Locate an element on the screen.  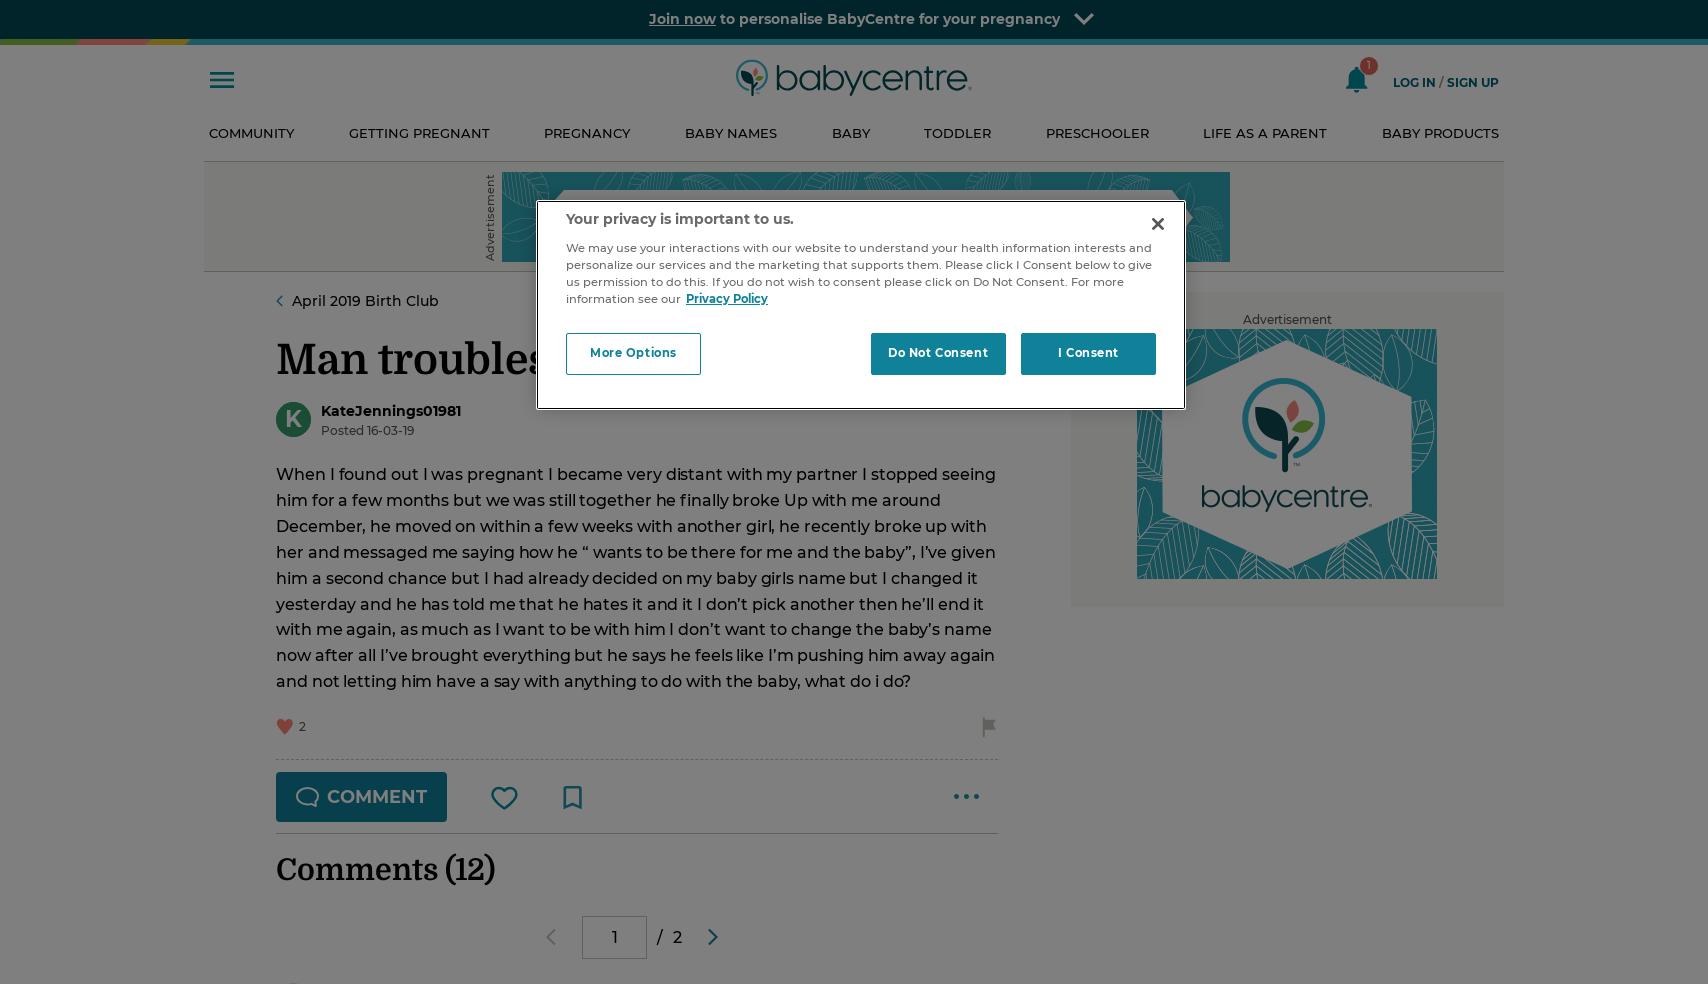
'Pregnancy' is located at coordinates (543, 133).